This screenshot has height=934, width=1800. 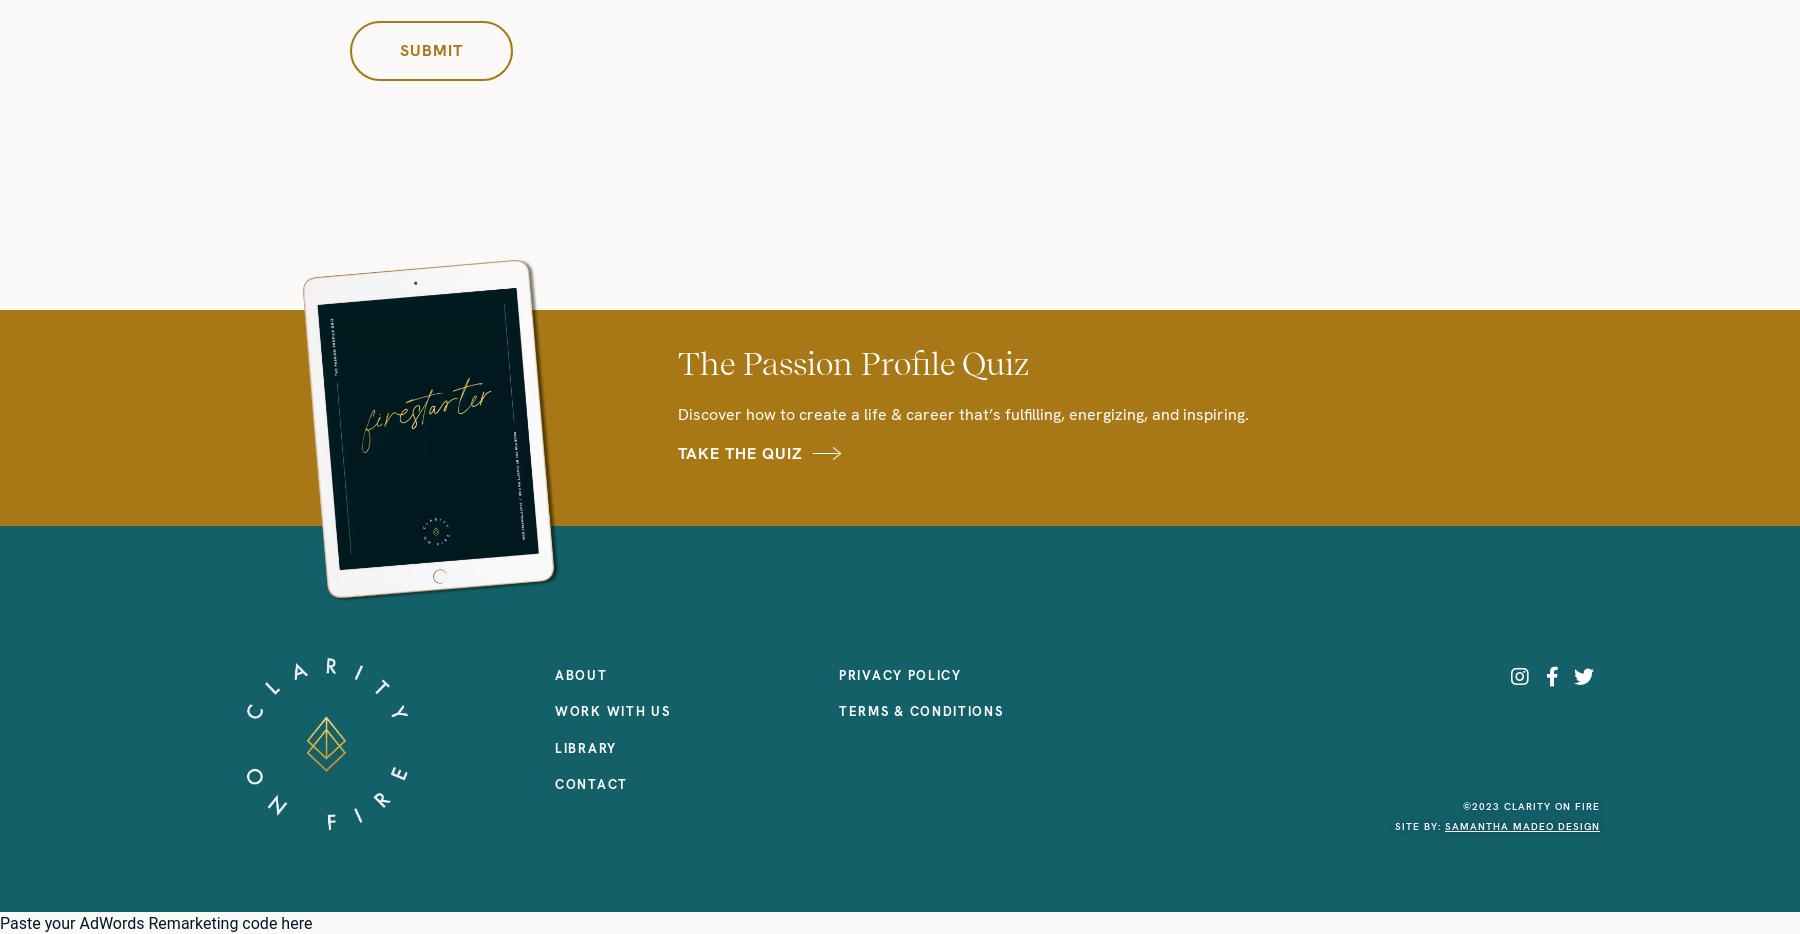 What do you see at coordinates (585, 747) in the screenshot?
I see `'LIBRARY'` at bounding box center [585, 747].